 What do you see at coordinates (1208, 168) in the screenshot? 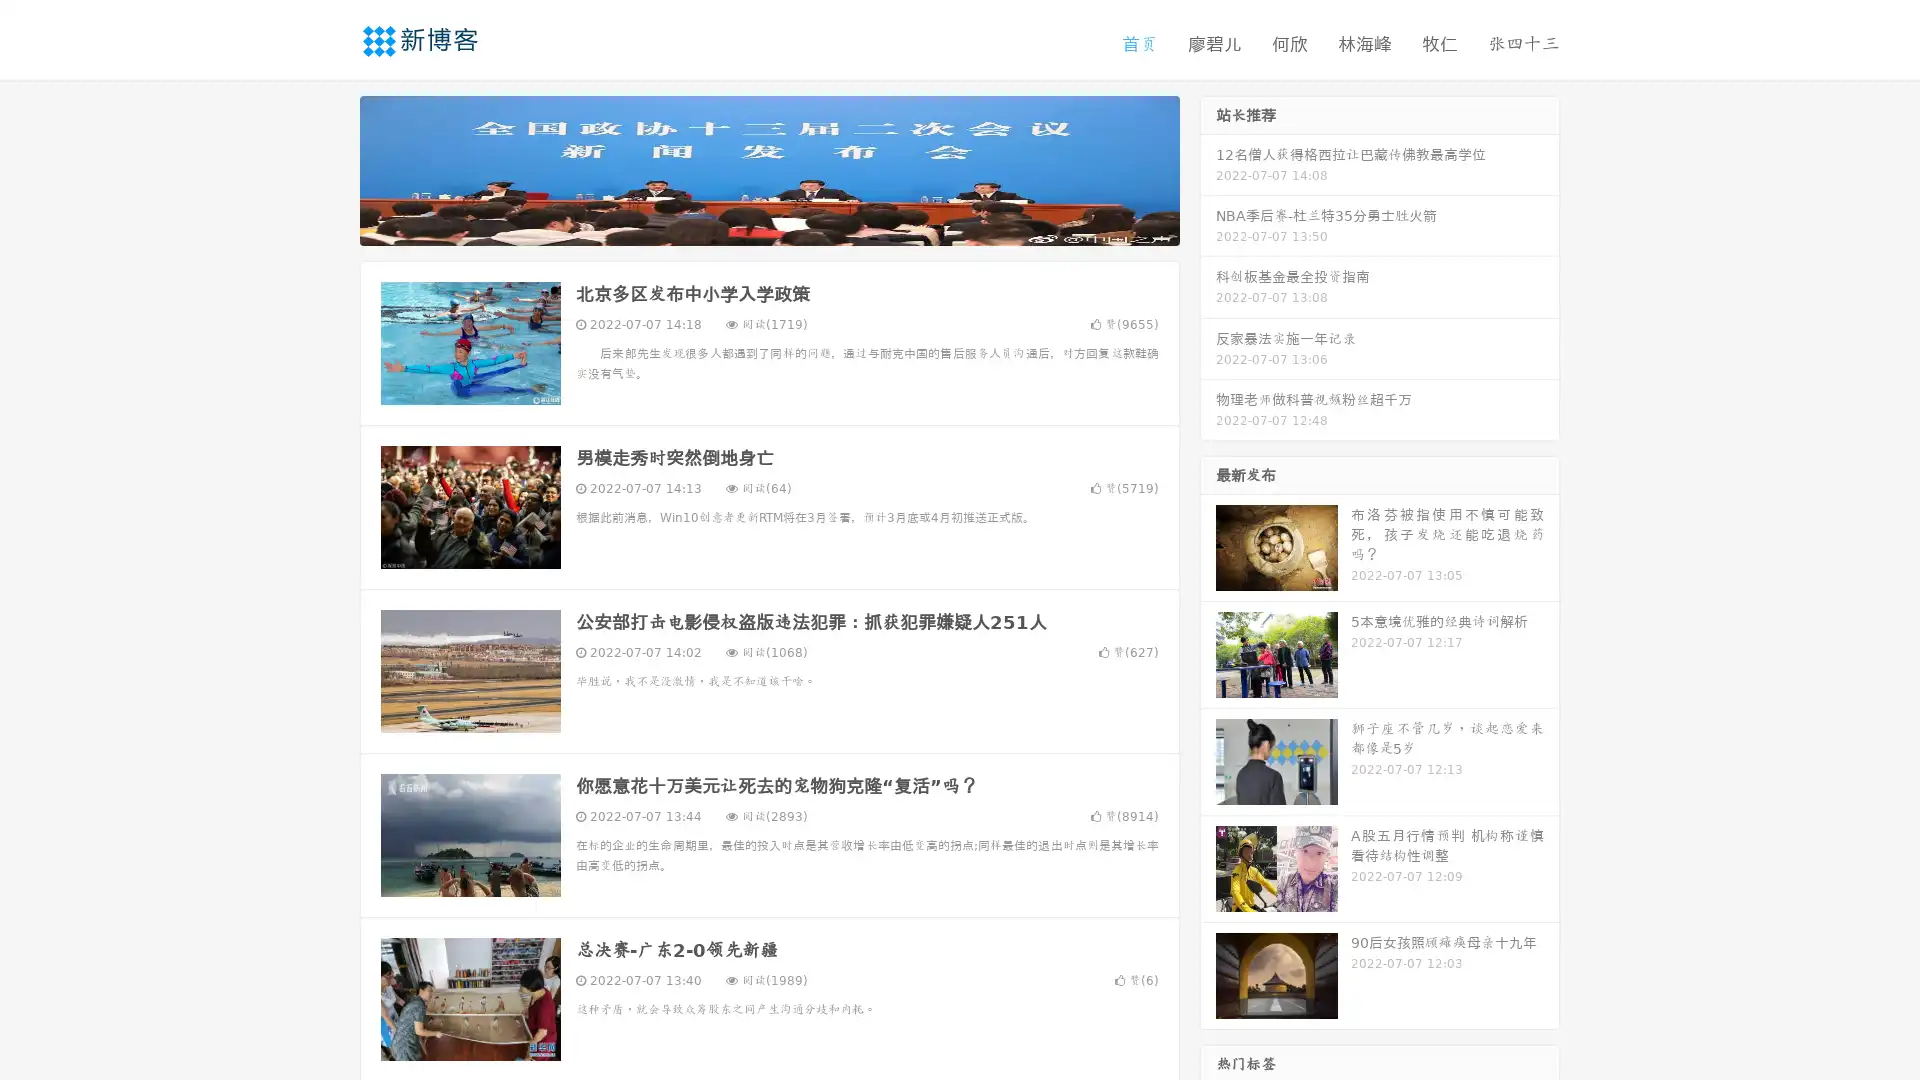
I see `Next slide` at bounding box center [1208, 168].